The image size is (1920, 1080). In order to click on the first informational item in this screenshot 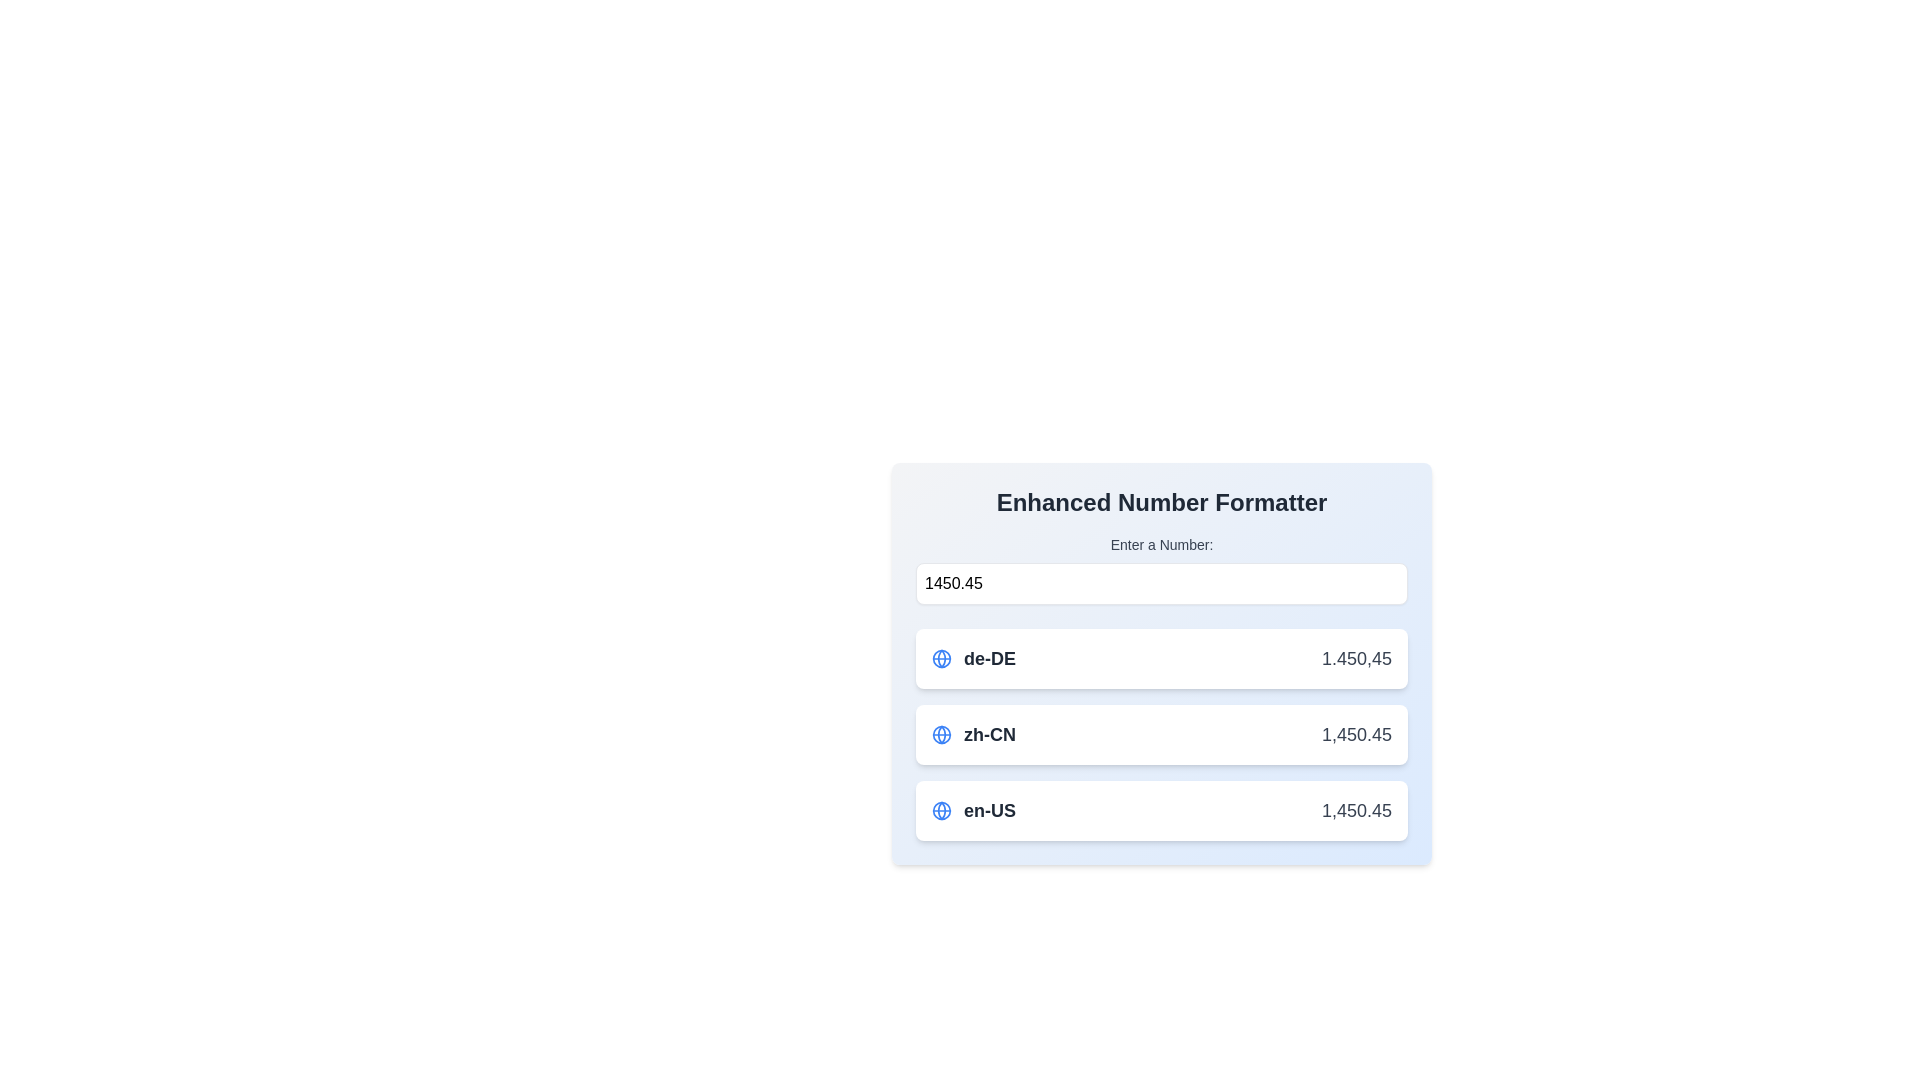, I will do `click(1161, 663)`.